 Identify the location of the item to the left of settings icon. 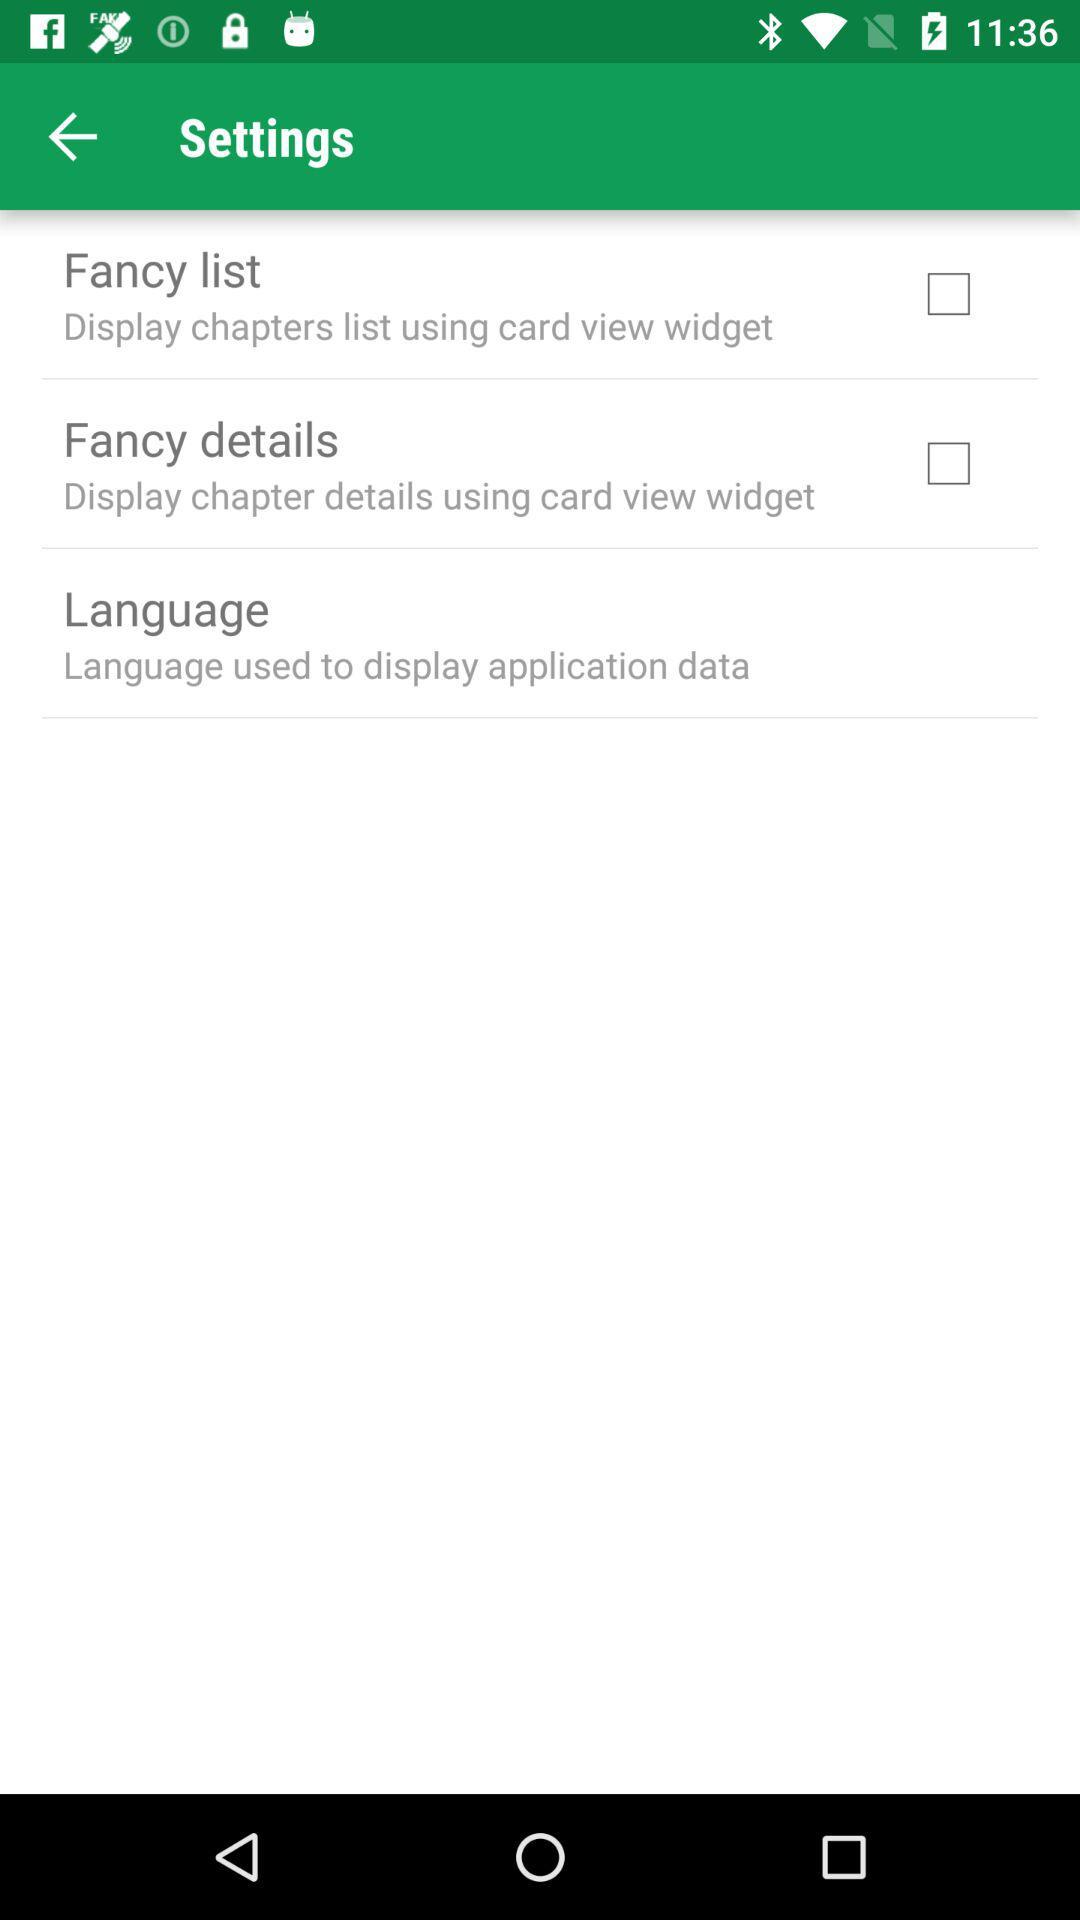
(72, 135).